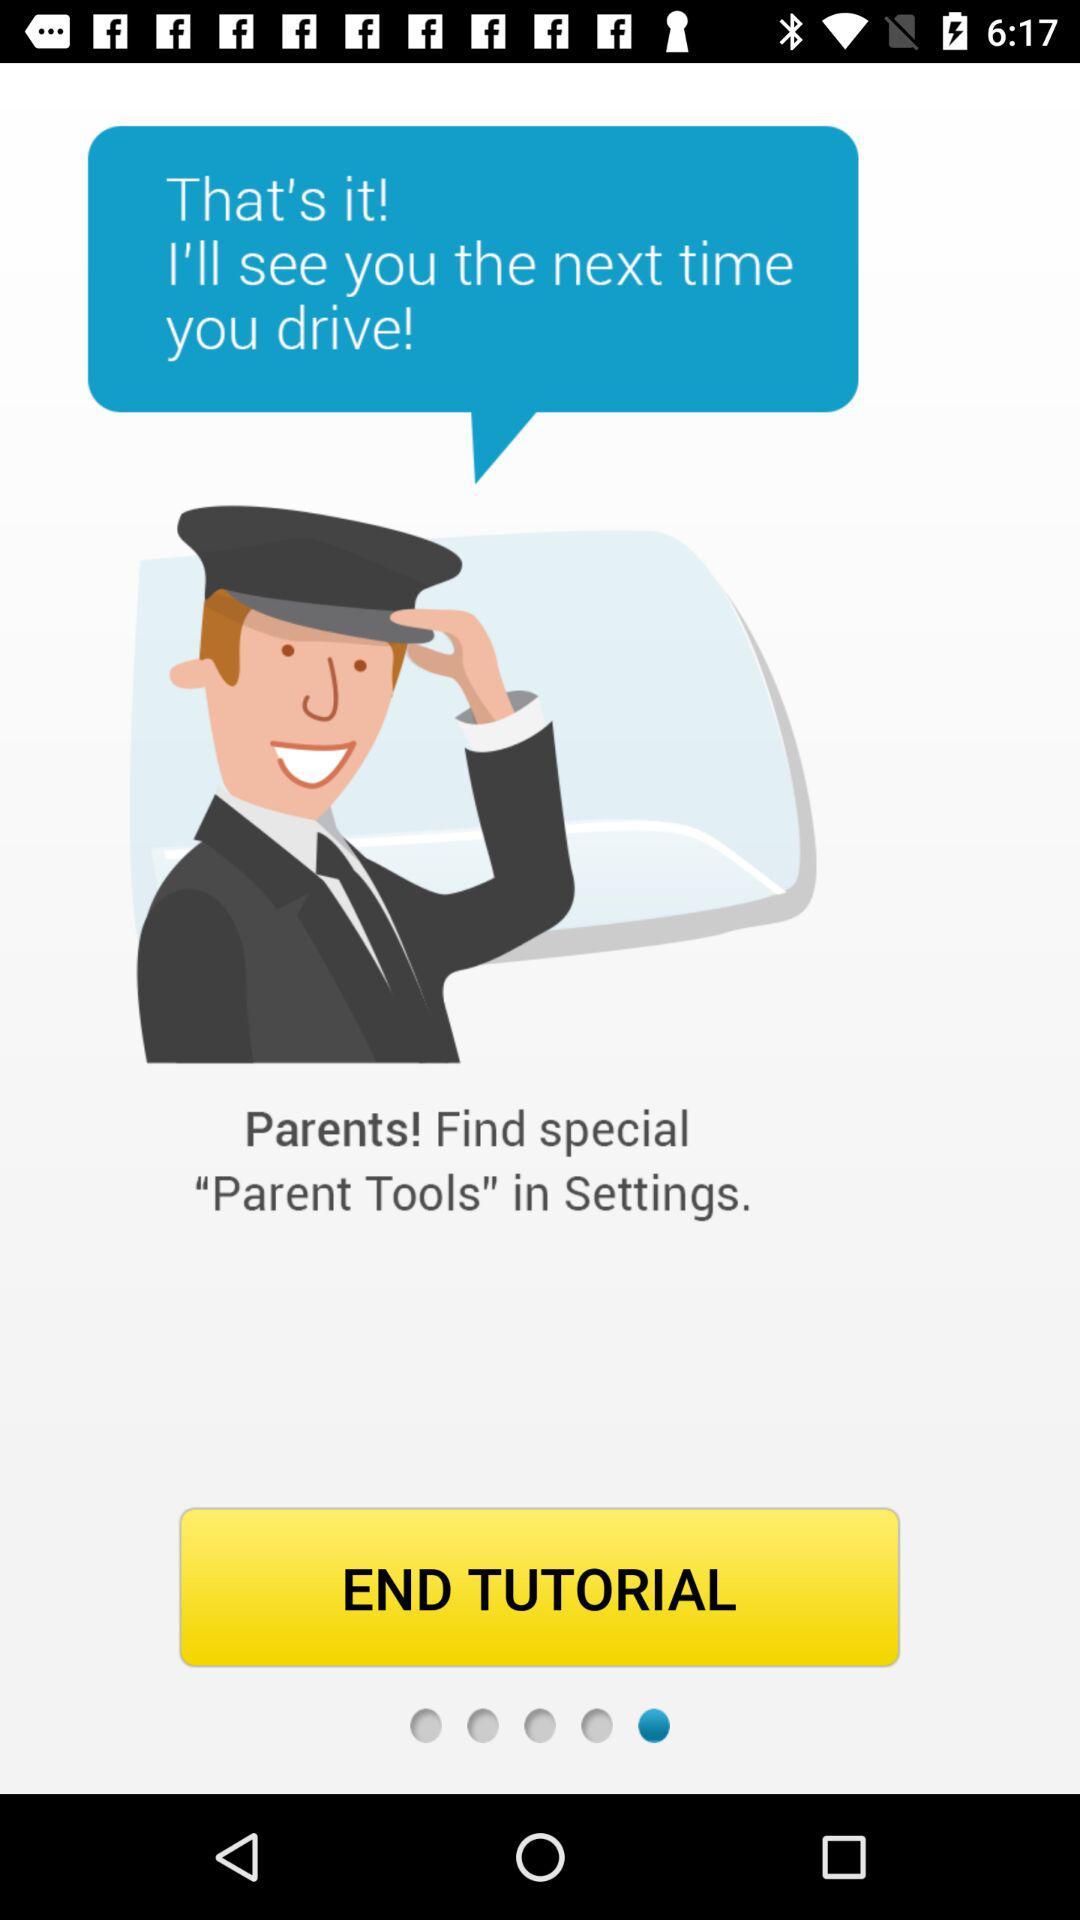  Describe the element at coordinates (482, 1724) in the screenshot. I see `2nd page` at that location.